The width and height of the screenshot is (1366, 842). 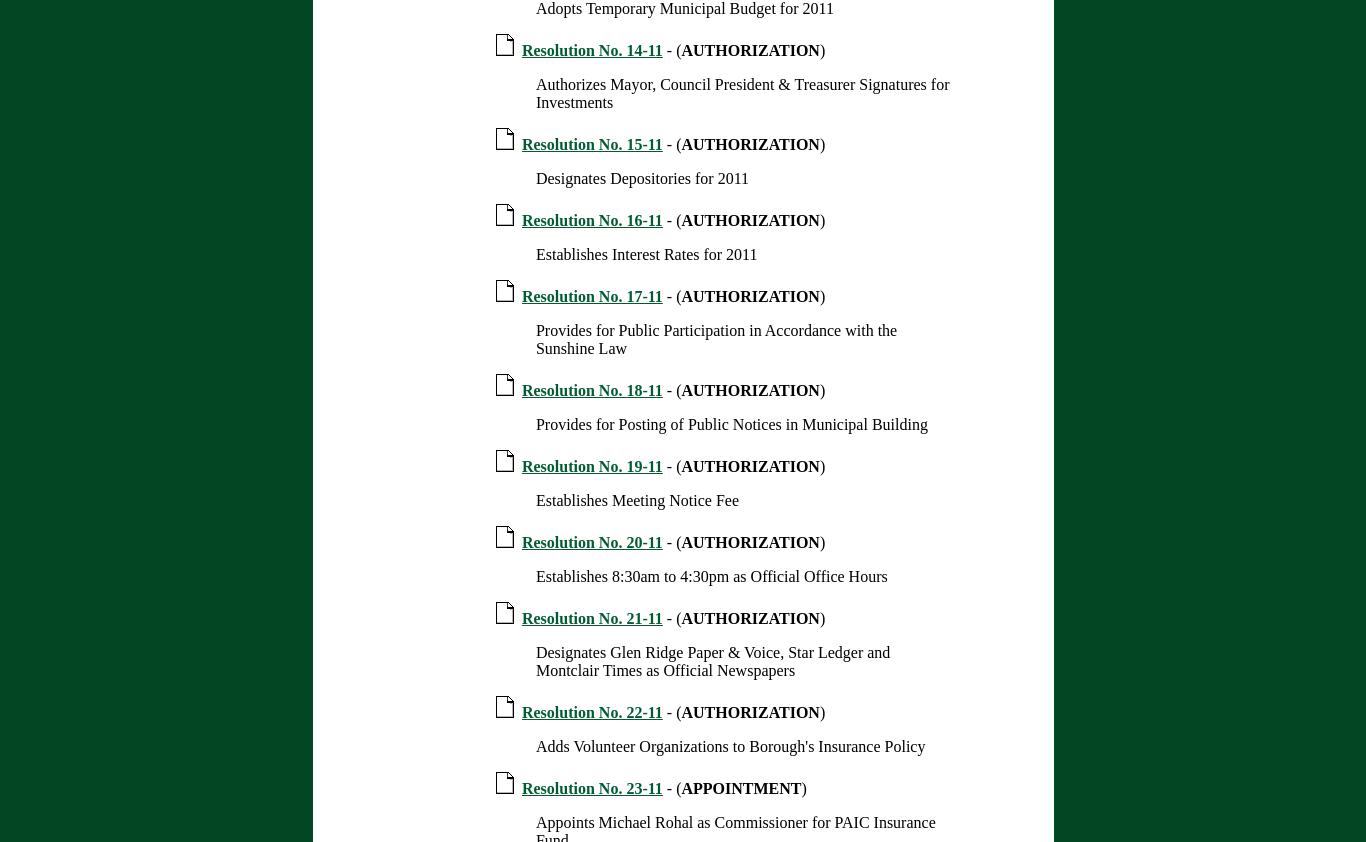 I want to click on 'Resolution   No.  14-11', so click(x=590, y=49).